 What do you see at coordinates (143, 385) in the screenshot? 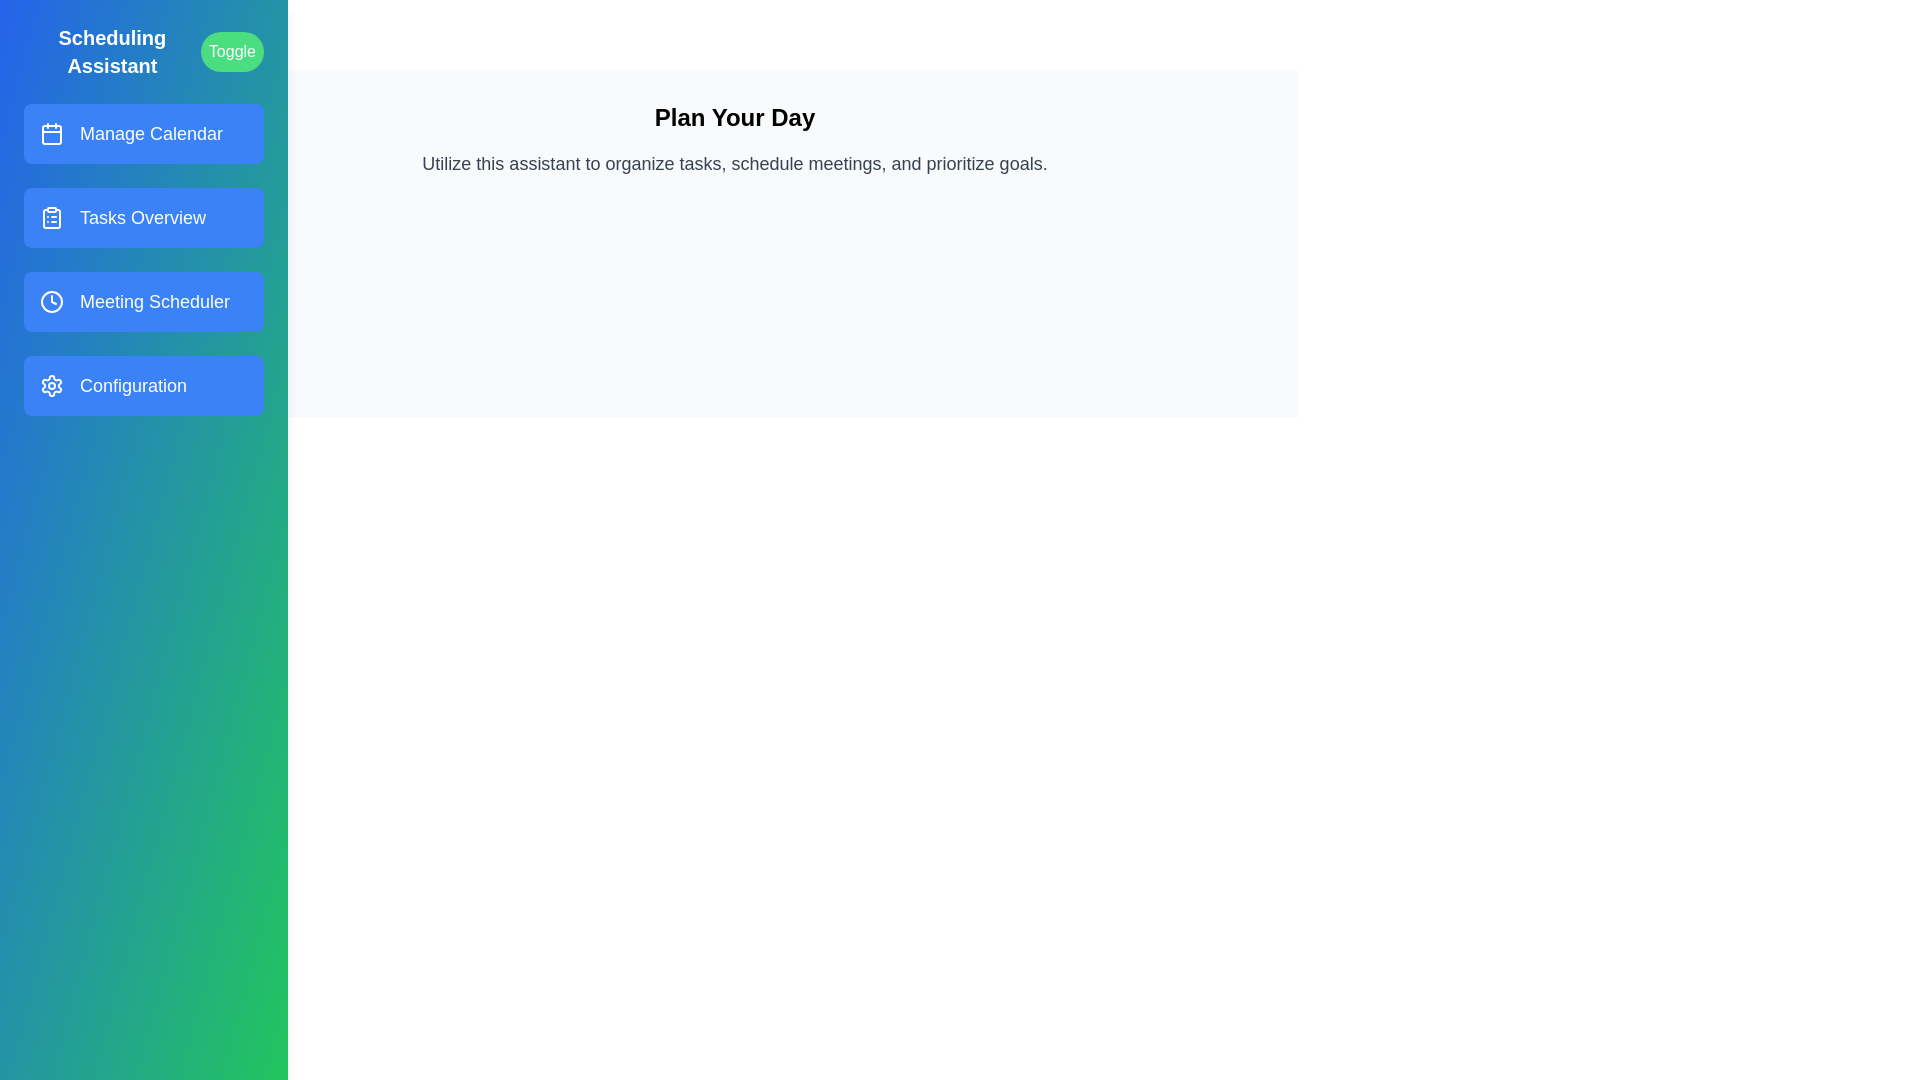
I see `the menu item corresponding to Configuration` at bounding box center [143, 385].